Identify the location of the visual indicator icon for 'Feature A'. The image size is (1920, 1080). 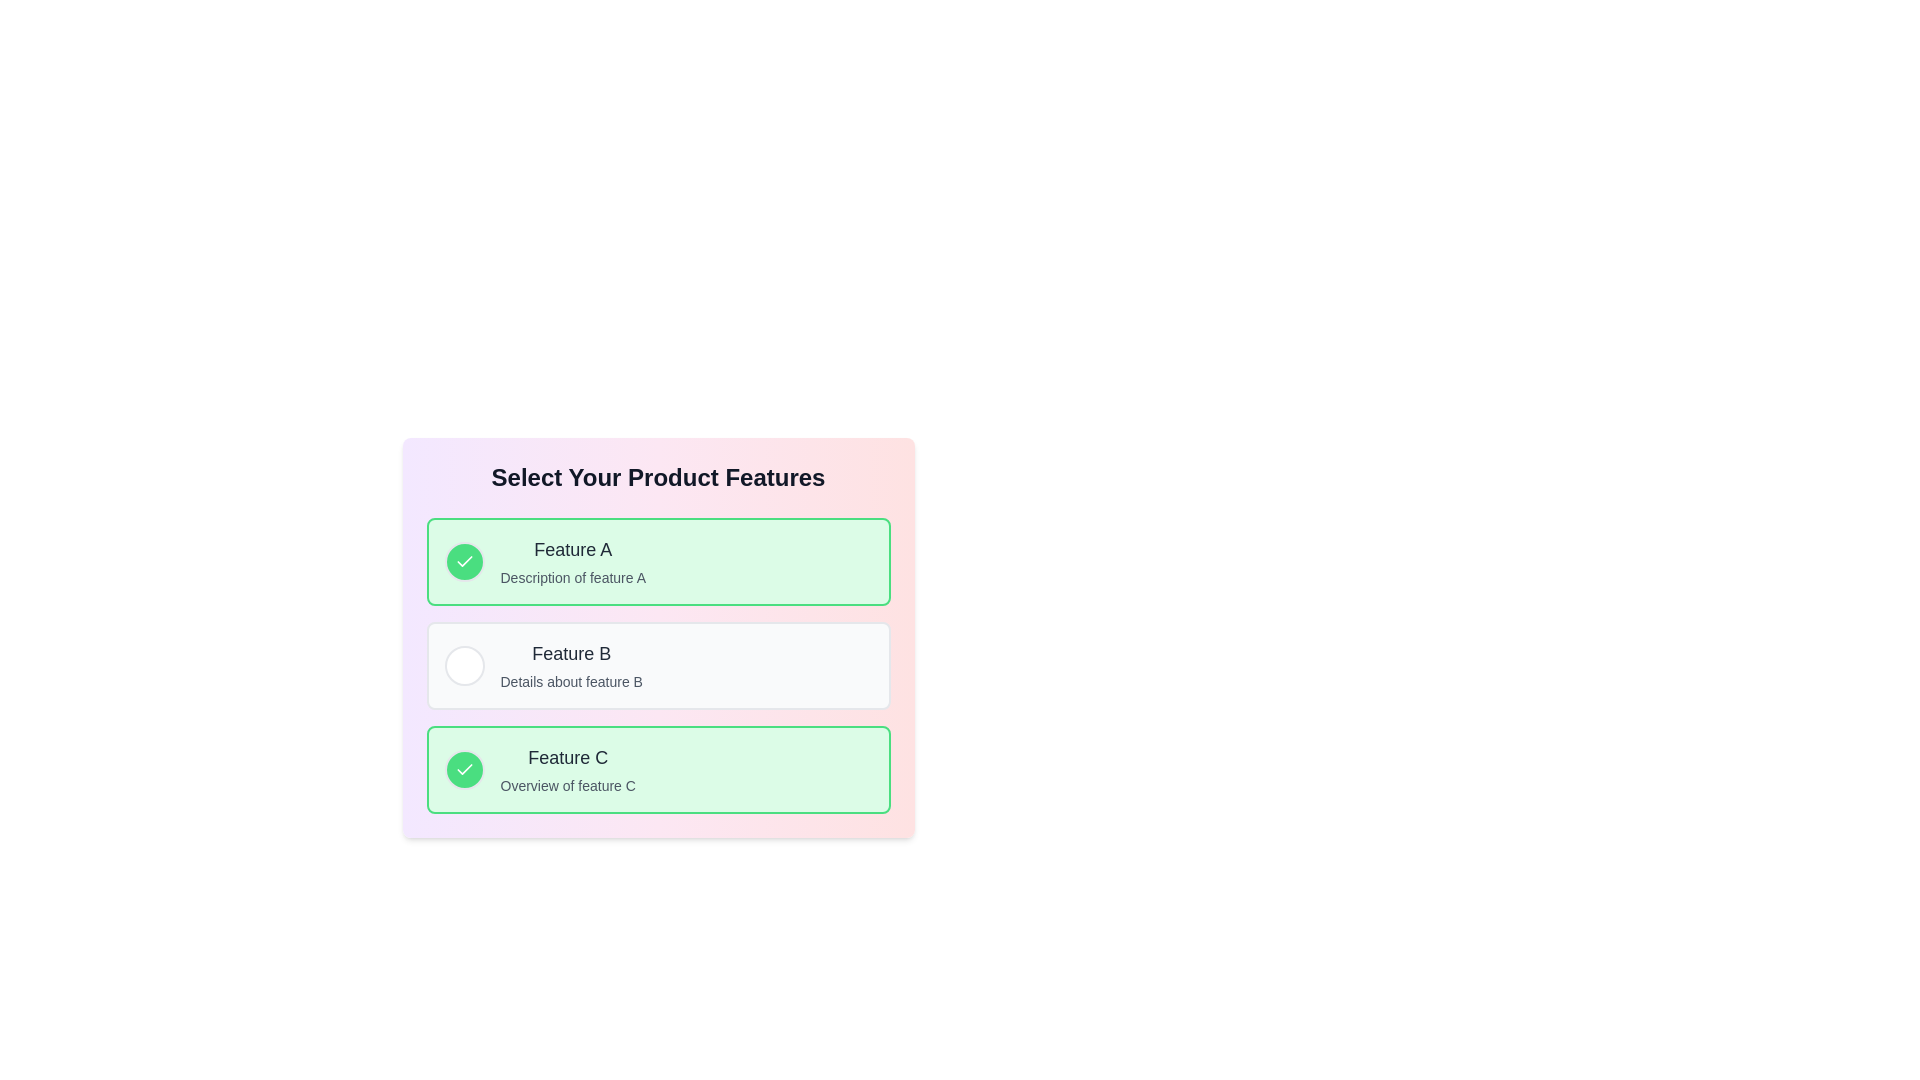
(463, 769).